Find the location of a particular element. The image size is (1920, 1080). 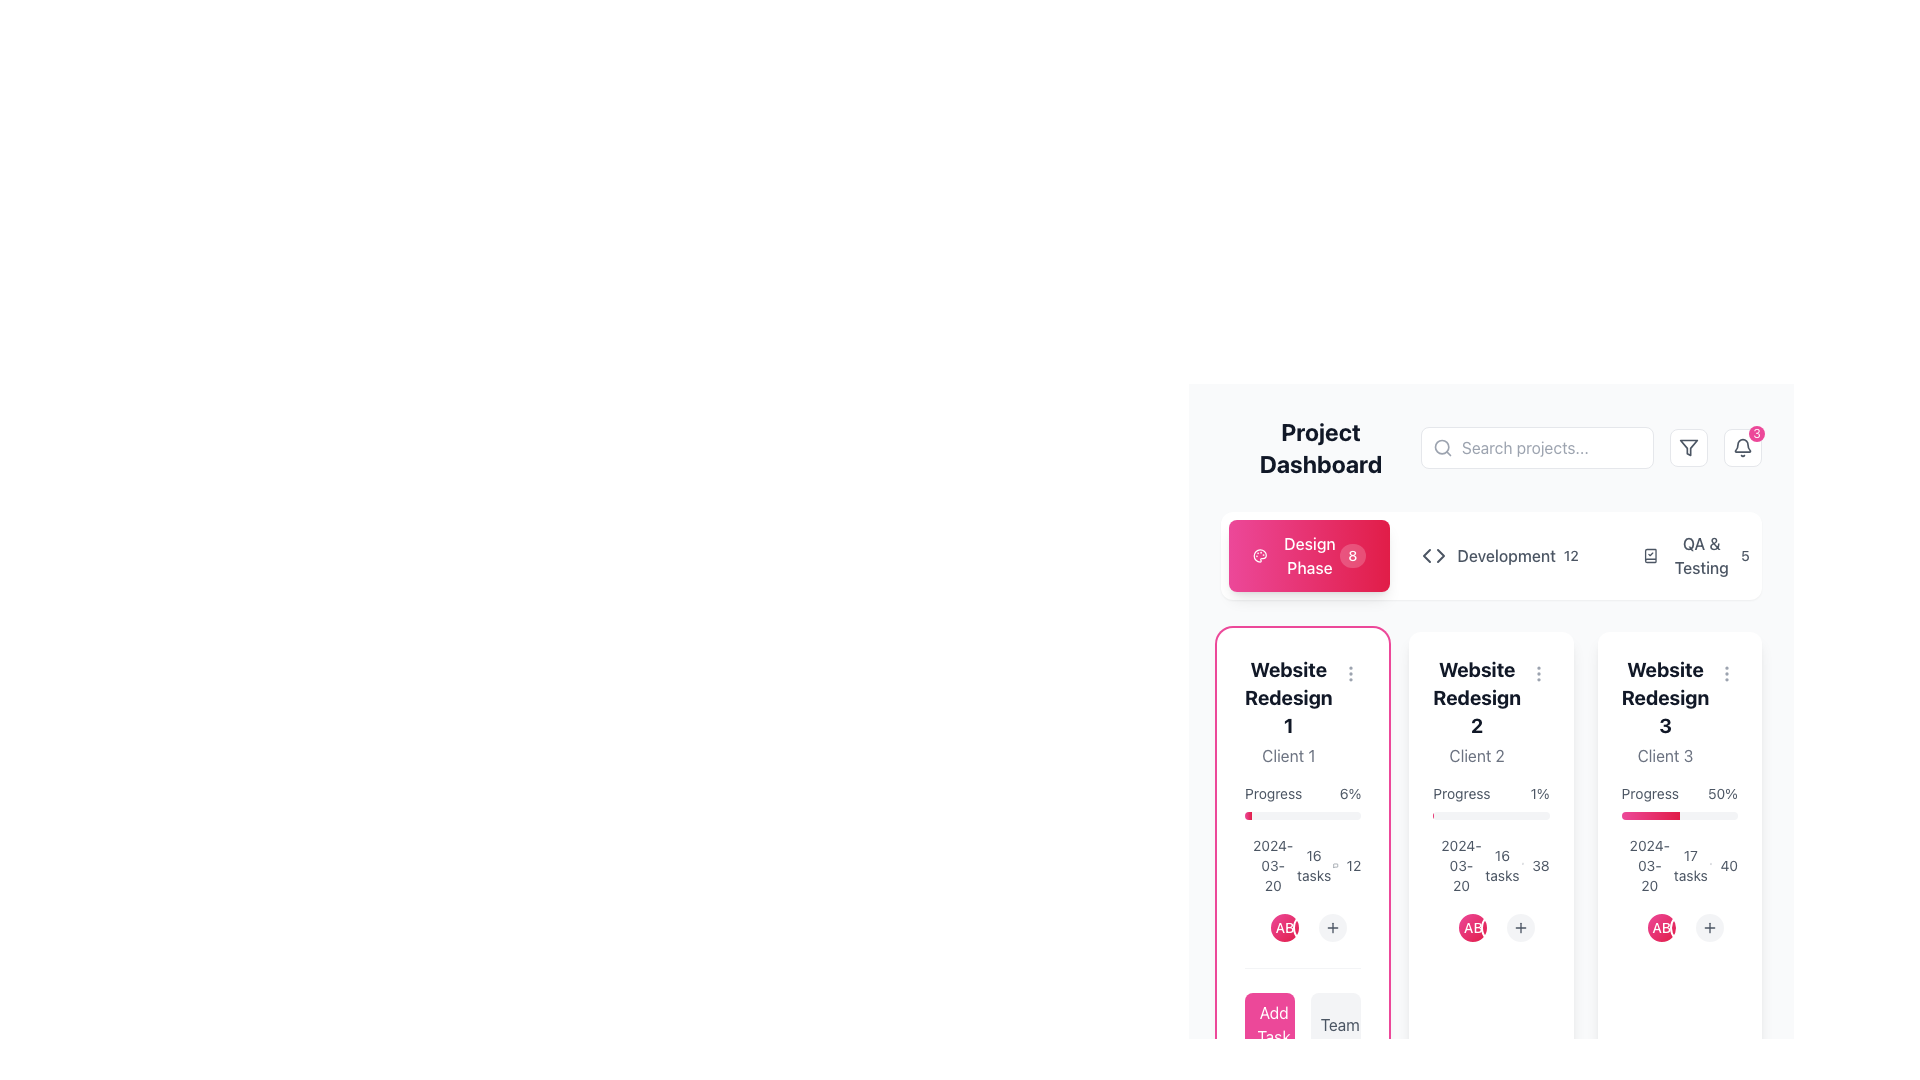

the 'QA & Testing' icon located in the top-right section of the application layout, which serves as an indicator for completion or verification is located at coordinates (1650, 555).